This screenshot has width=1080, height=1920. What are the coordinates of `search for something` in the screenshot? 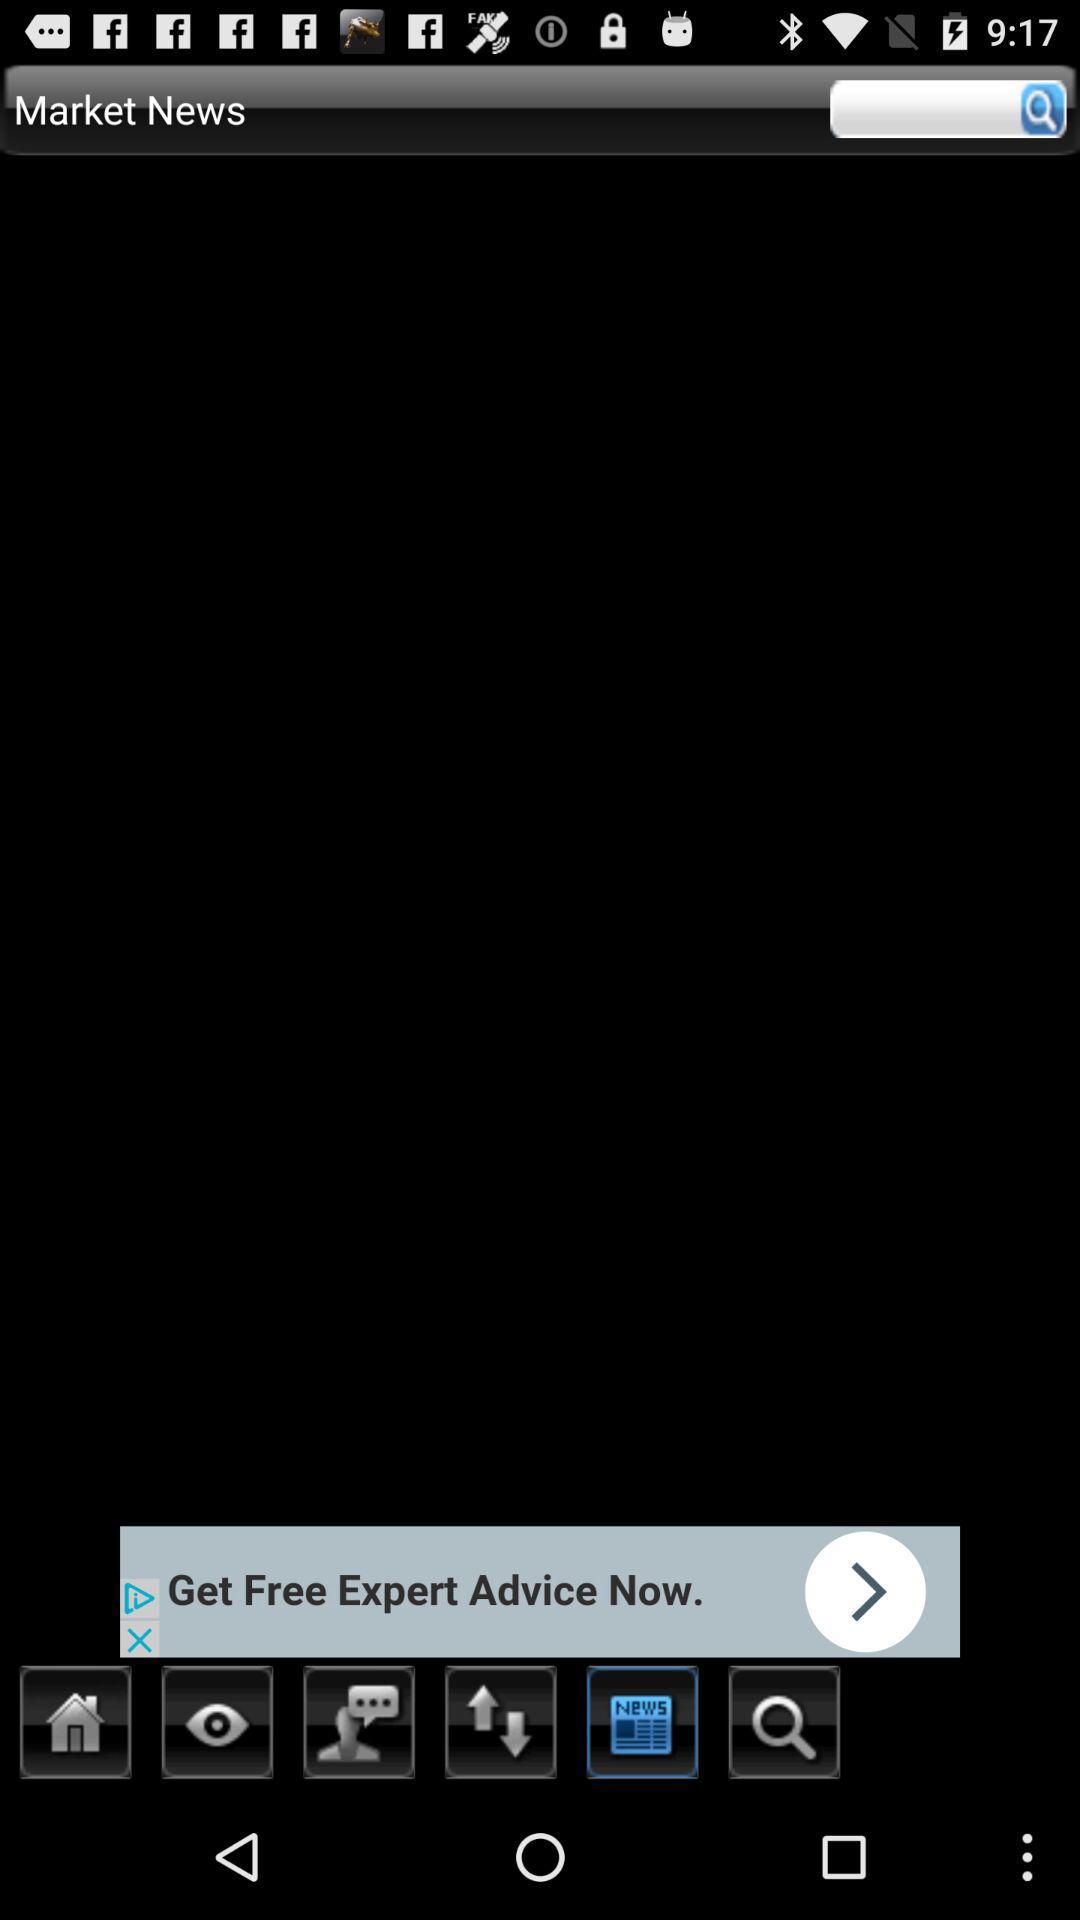 It's located at (783, 1727).